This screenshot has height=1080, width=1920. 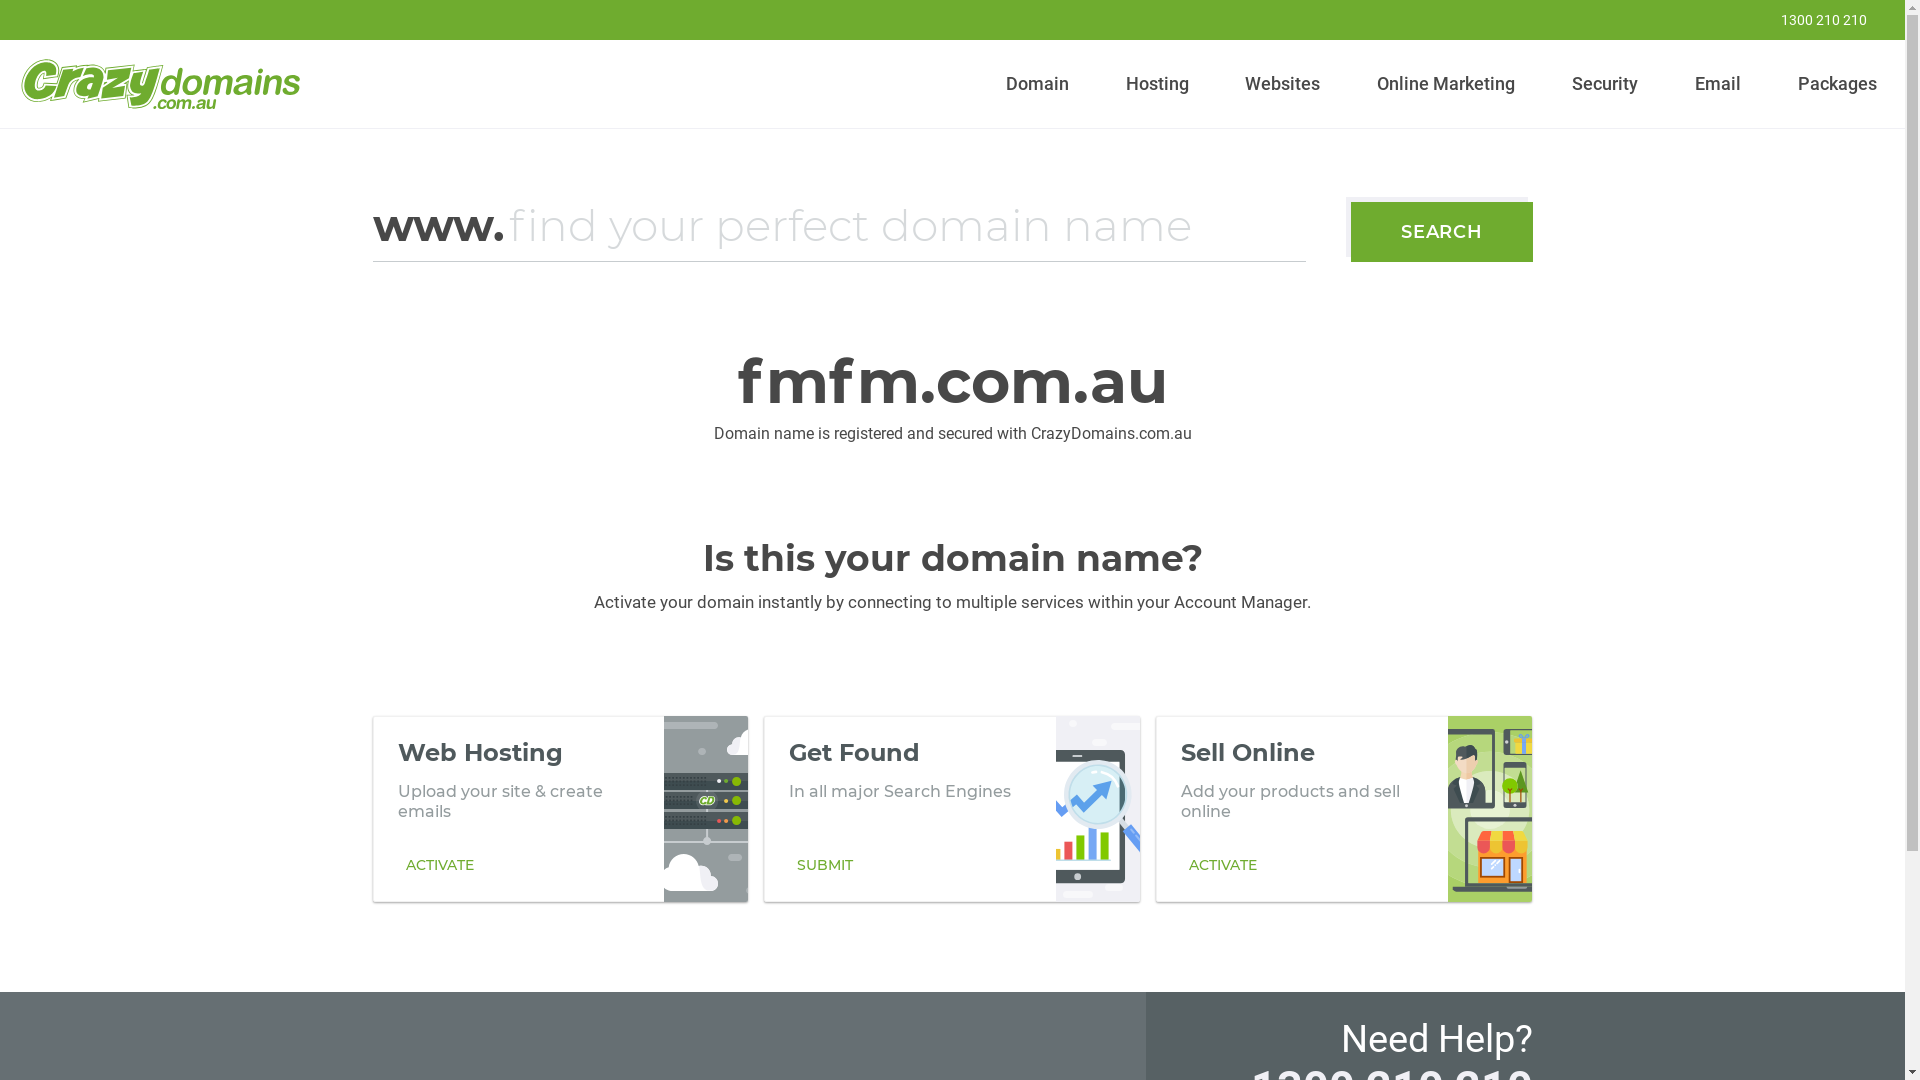 I want to click on 'Hosting', so click(x=1156, y=83).